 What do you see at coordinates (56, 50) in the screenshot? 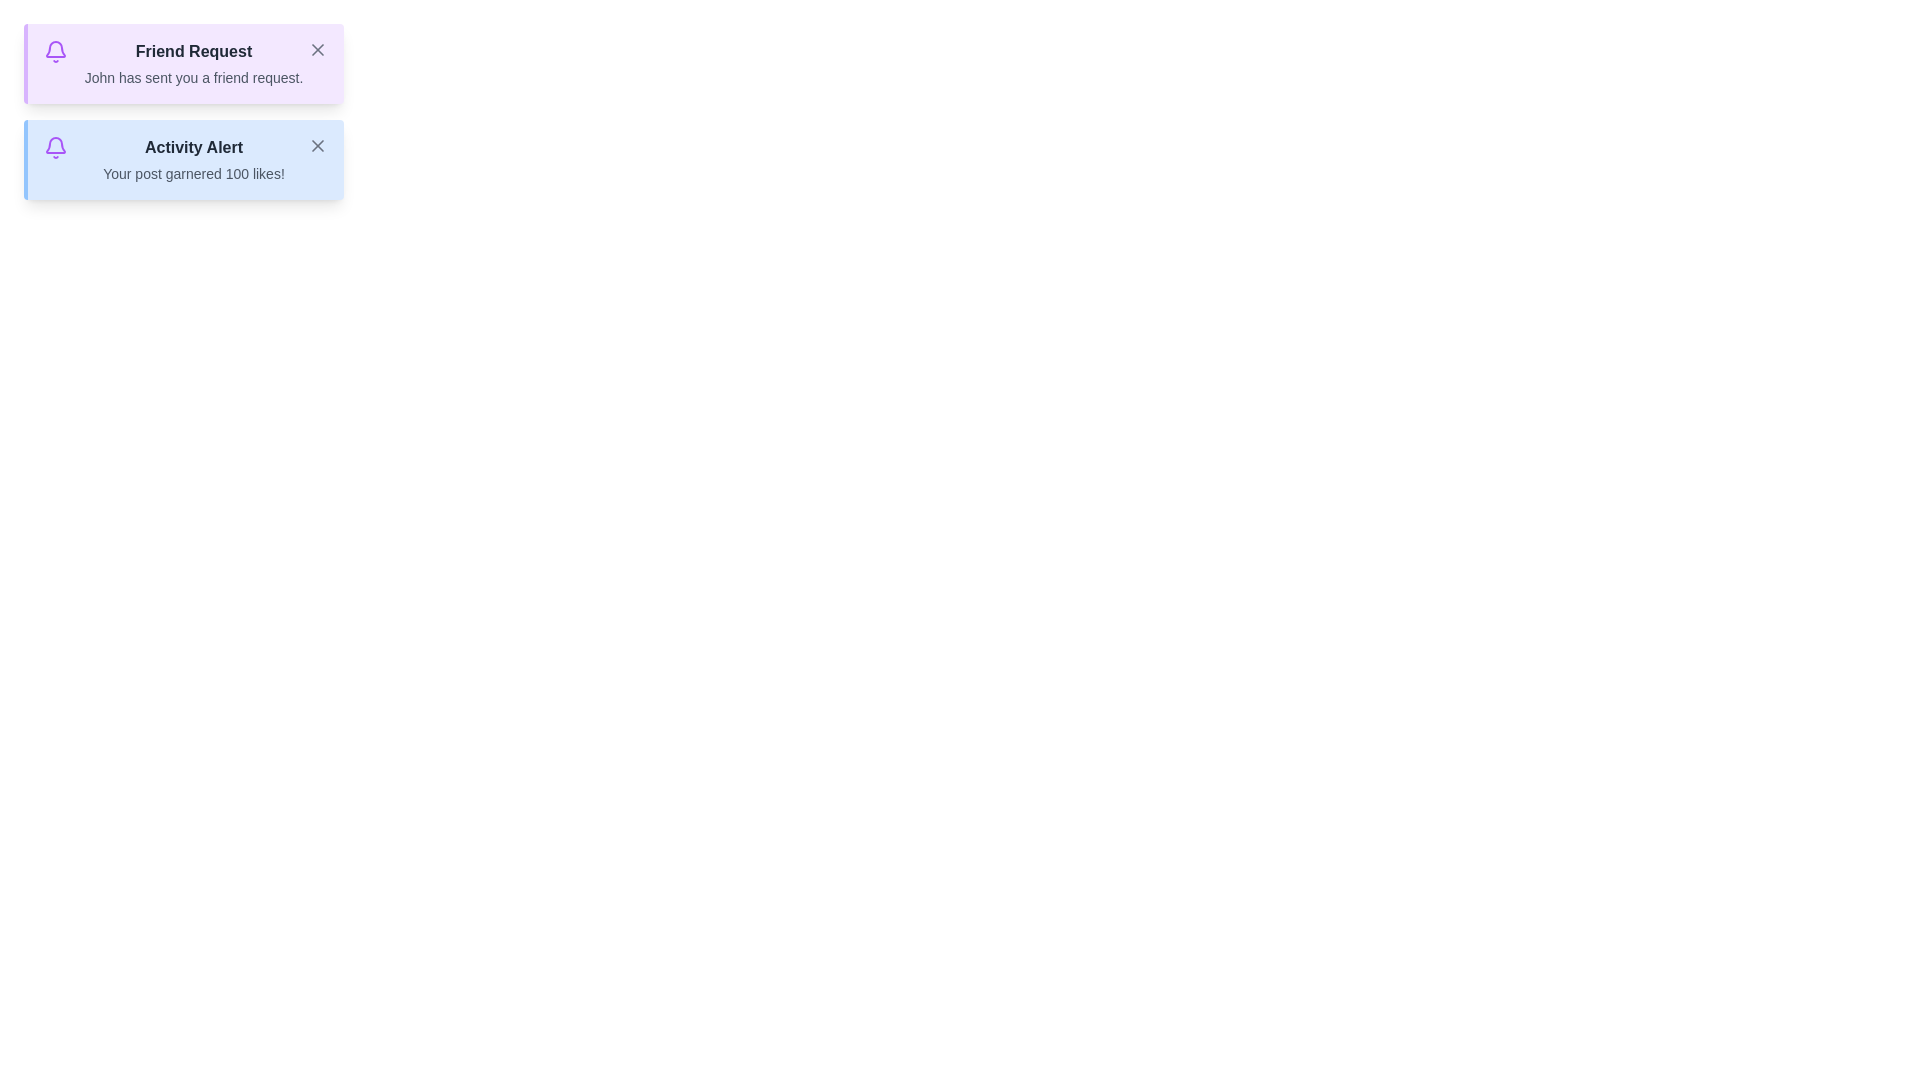
I see `the notification bell icon for Friend Request` at bounding box center [56, 50].